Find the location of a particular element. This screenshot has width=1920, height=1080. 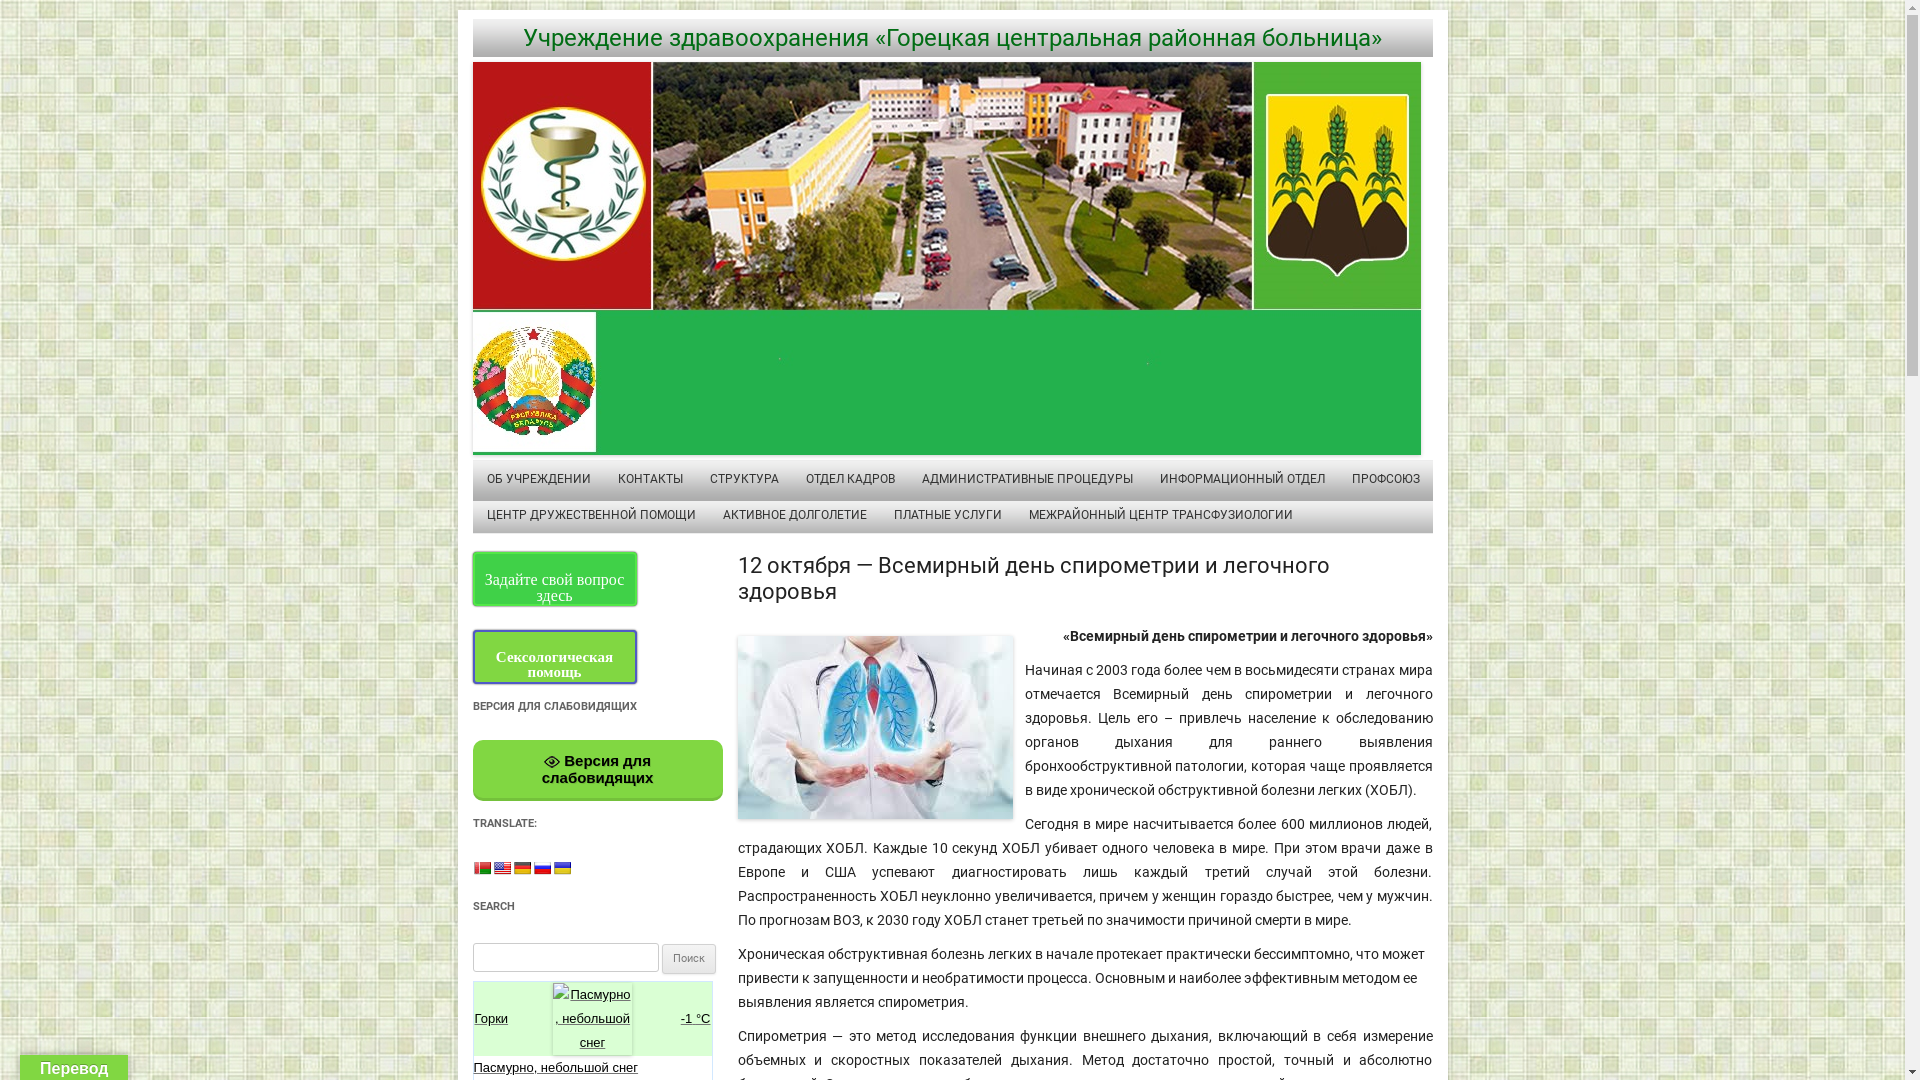

'German' is located at coordinates (521, 866).